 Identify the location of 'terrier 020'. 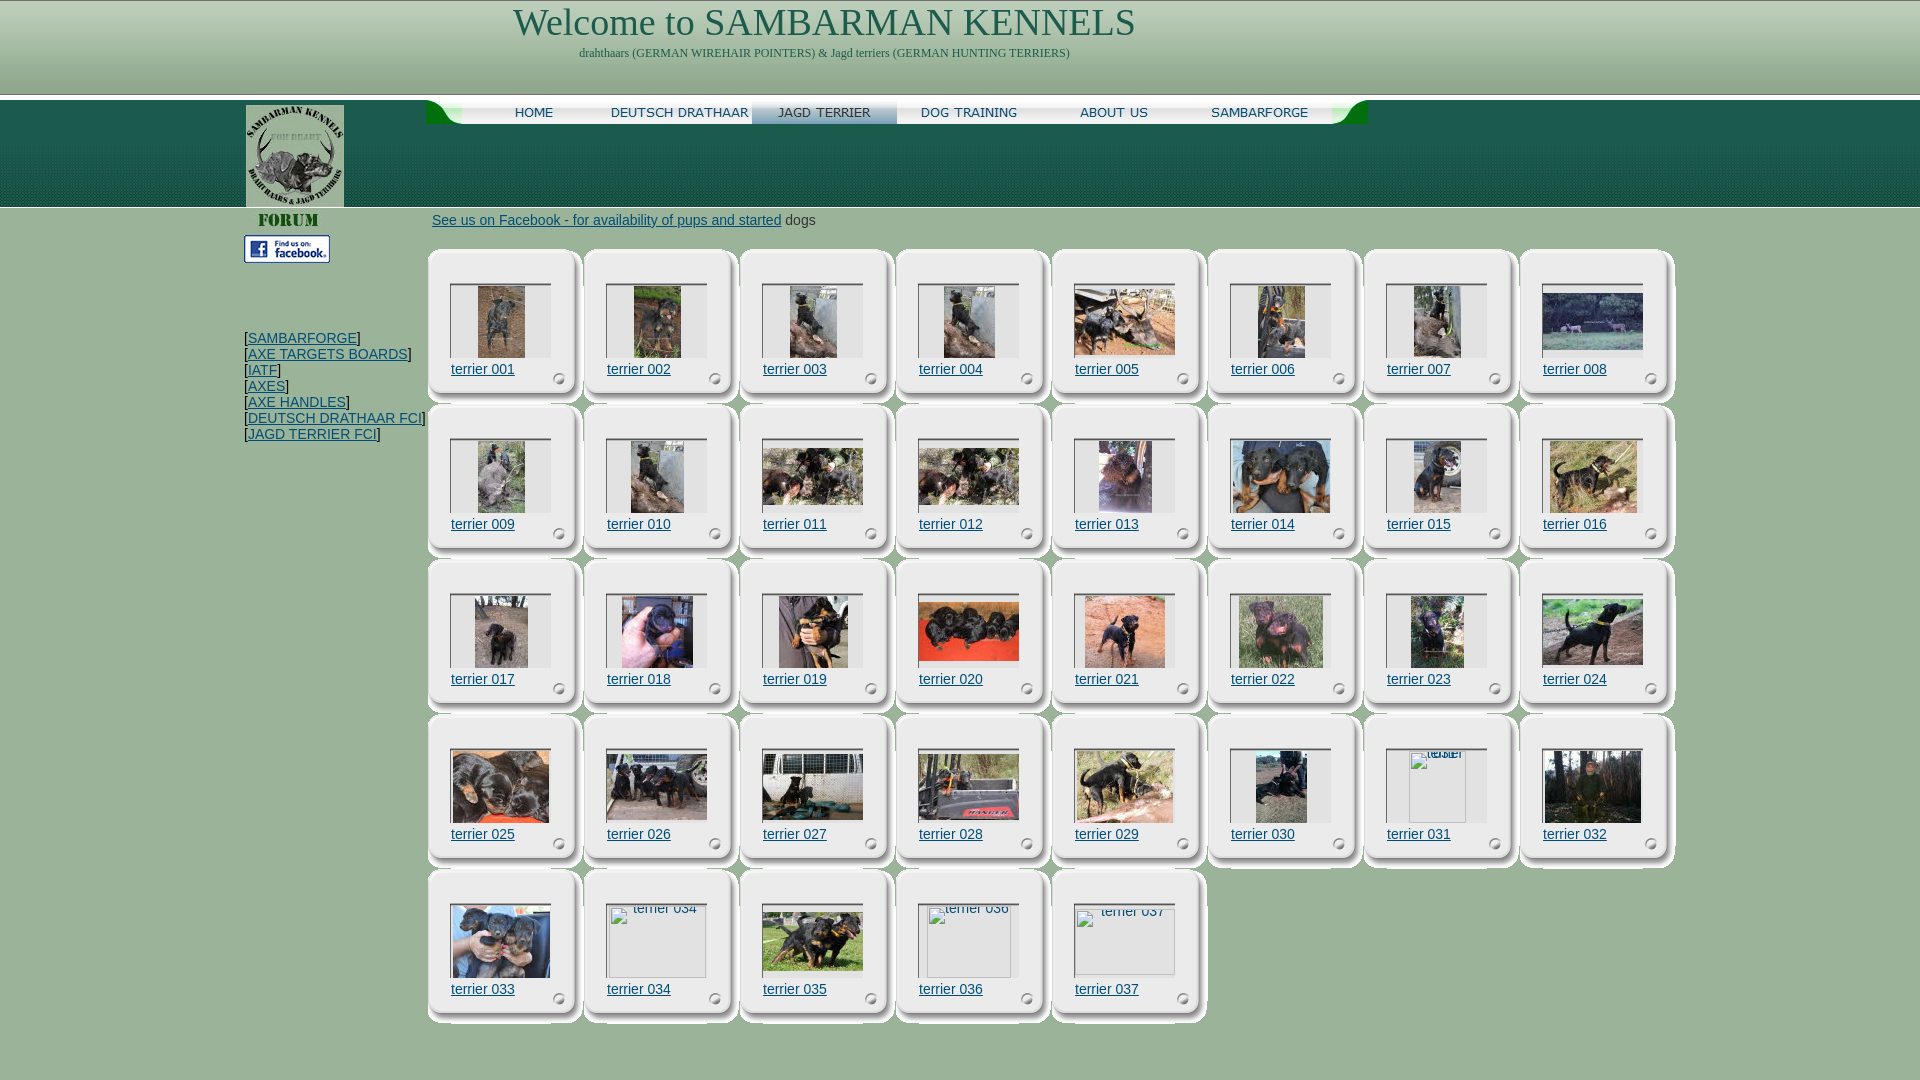
(969, 631).